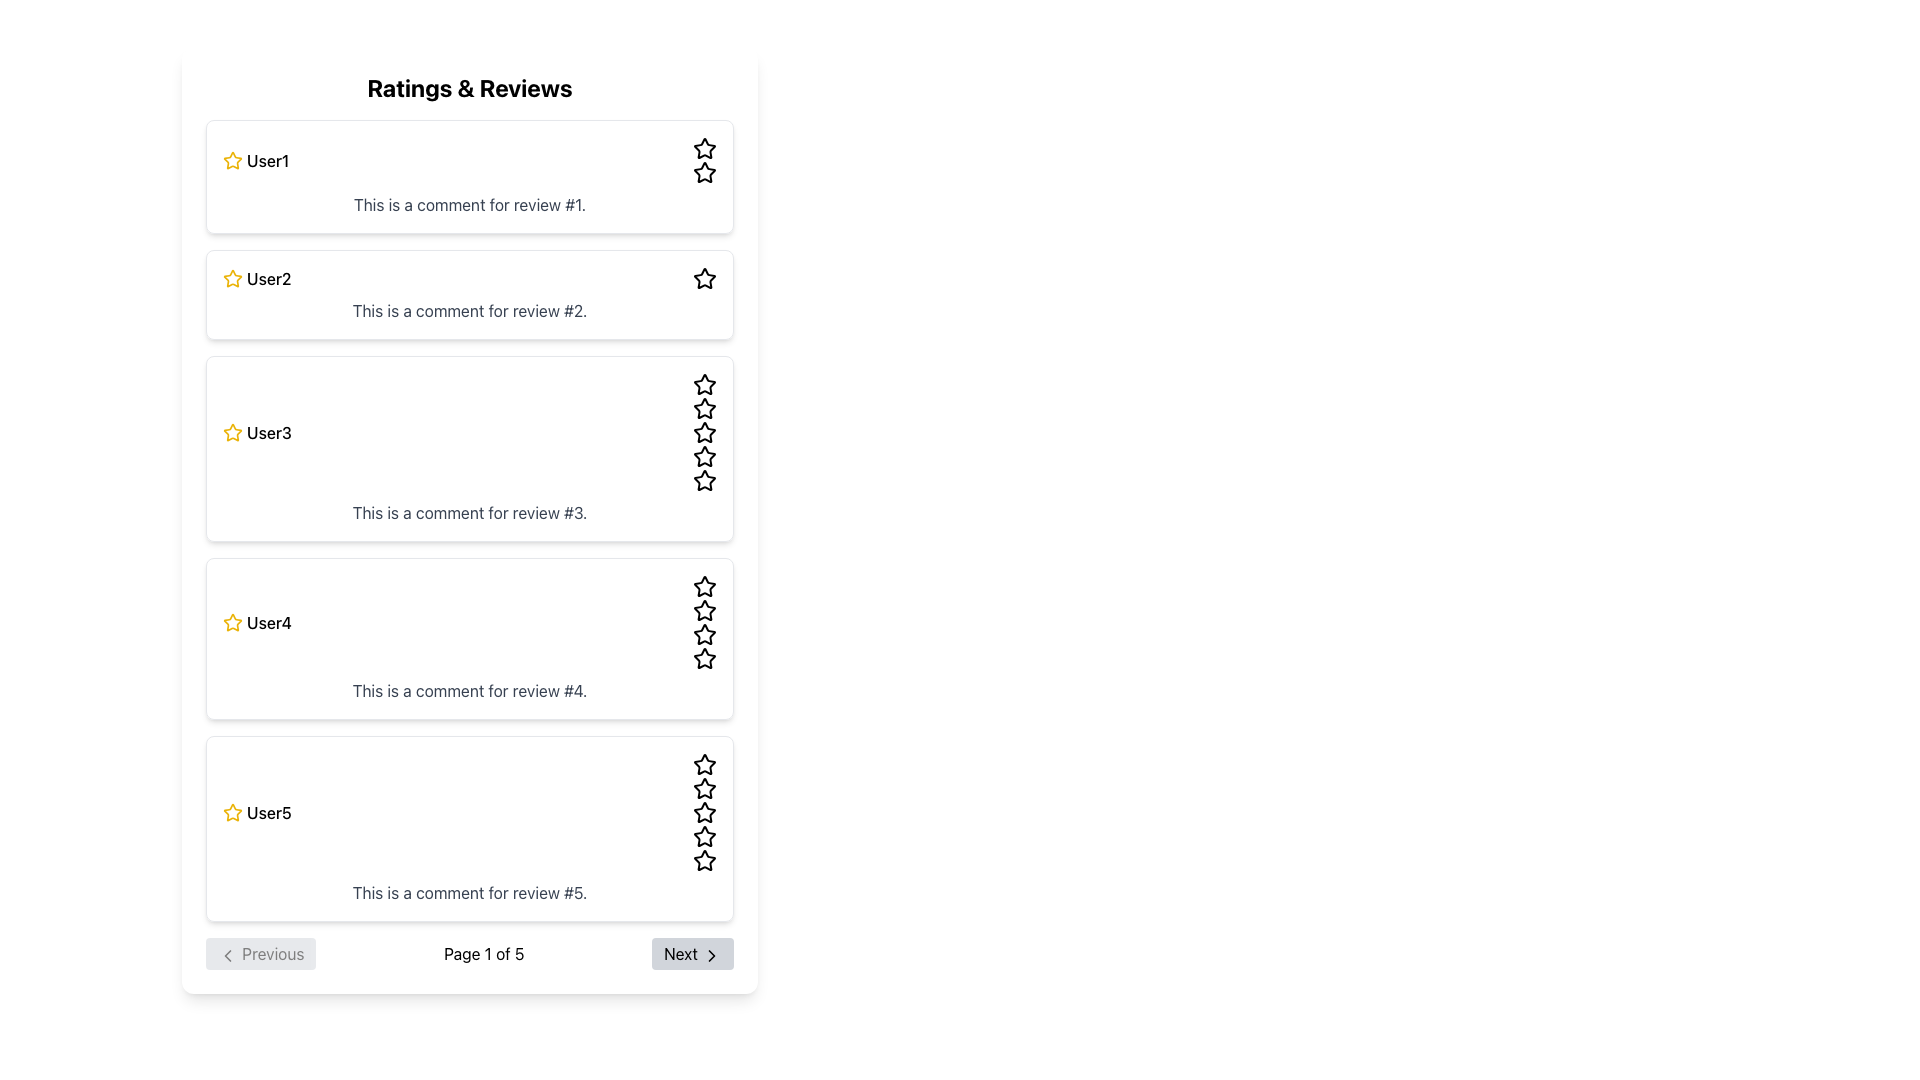 This screenshot has height=1080, width=1920. Describe the element at coordinates (705, 481) in the screenshot. I see `the fifth star icon in the rating section of the third user review, which indicates a rating score` at that location.